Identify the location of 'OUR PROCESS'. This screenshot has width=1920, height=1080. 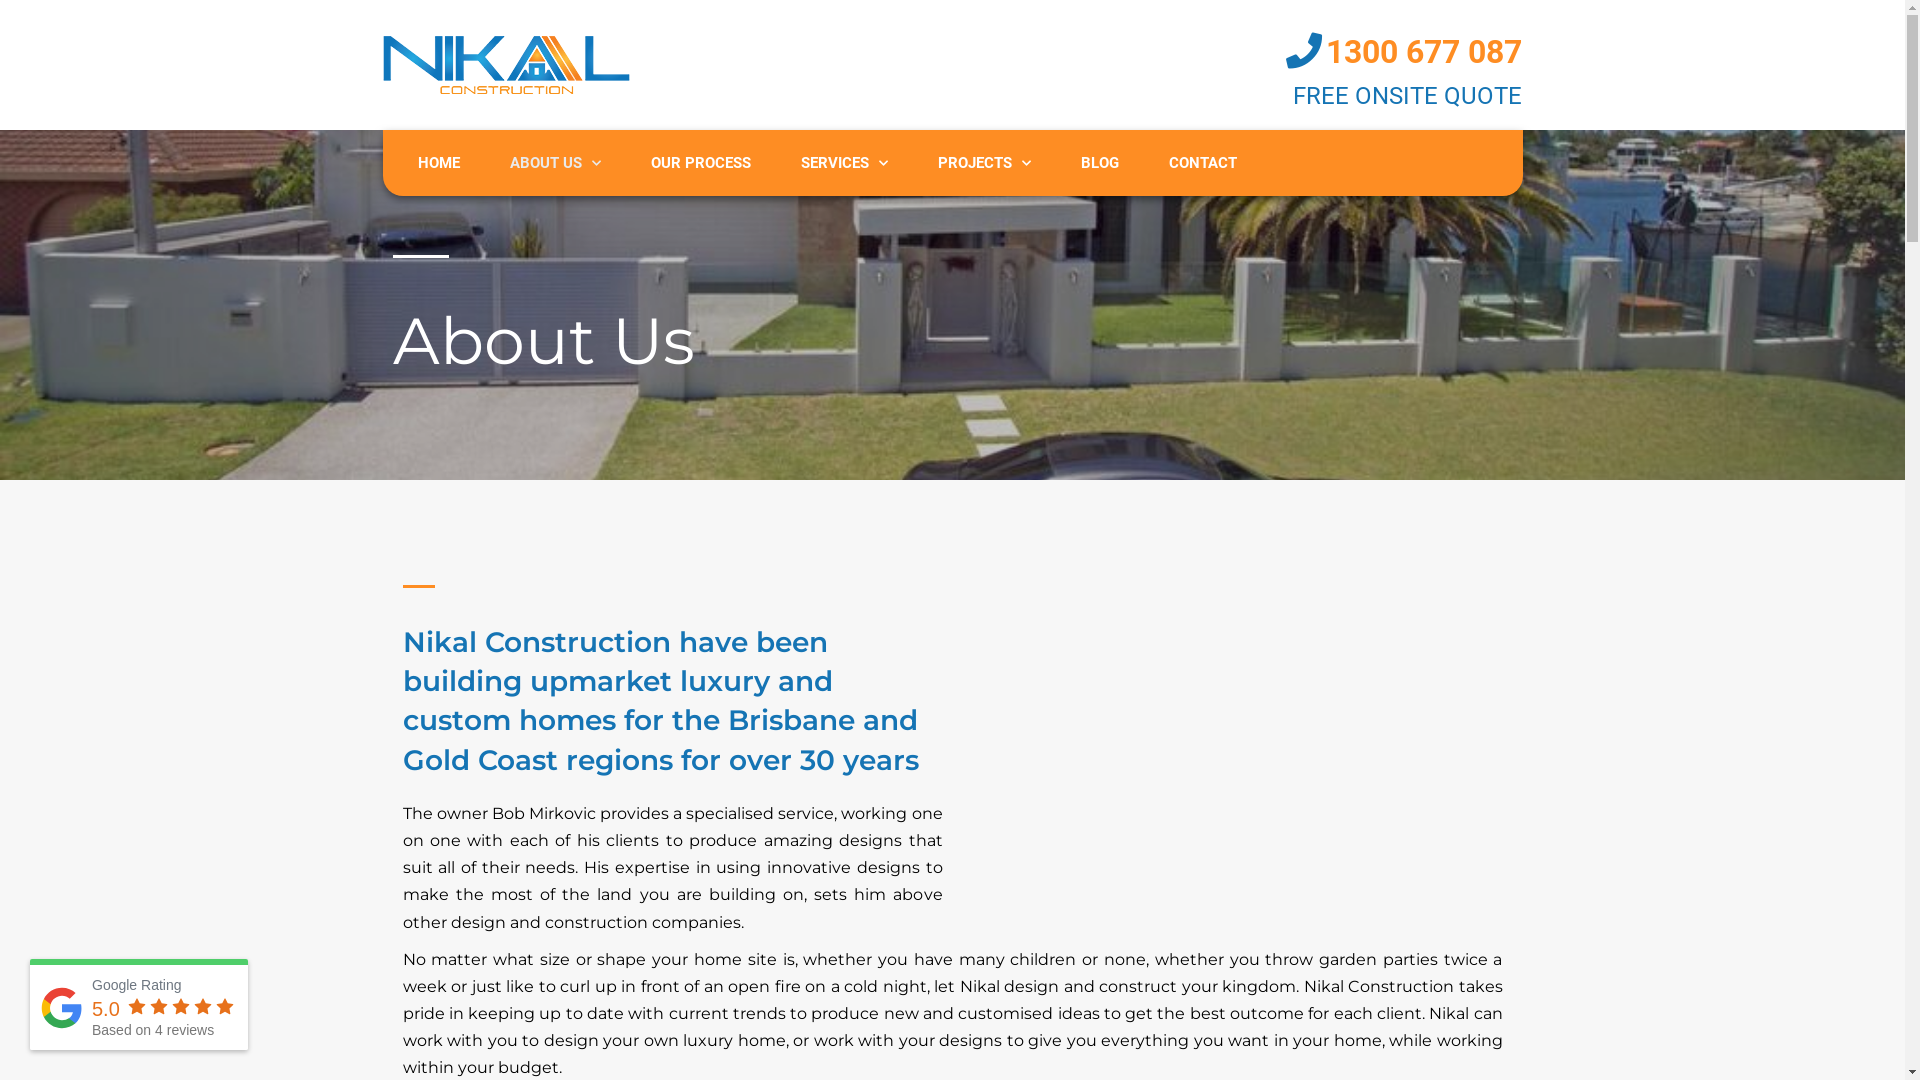
(700, 161).